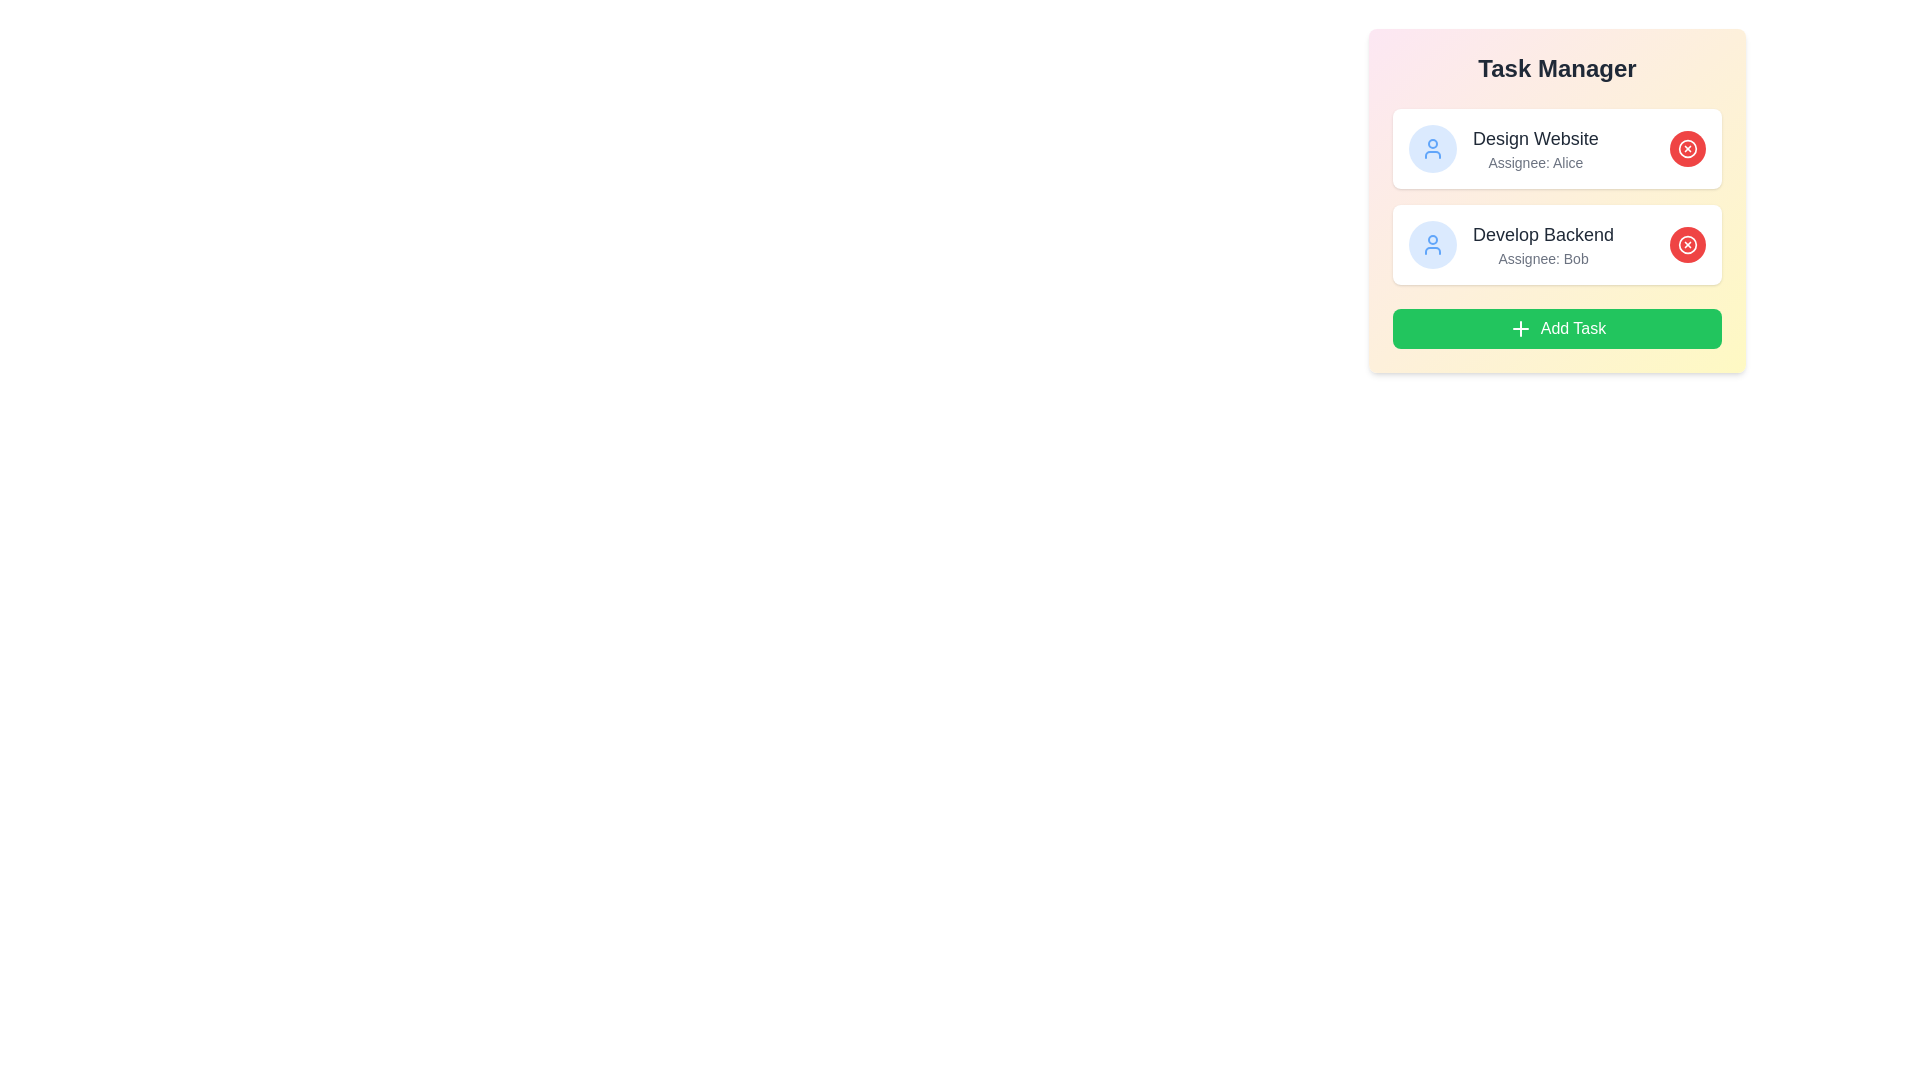 The width and height of the screenshot is (1920, 1080). What do you see at coordinates (1520, 327) in the screenshot?
I see `the plus icon located on the left side of the 'Add Task' button` at bounding box center [1520, 327].